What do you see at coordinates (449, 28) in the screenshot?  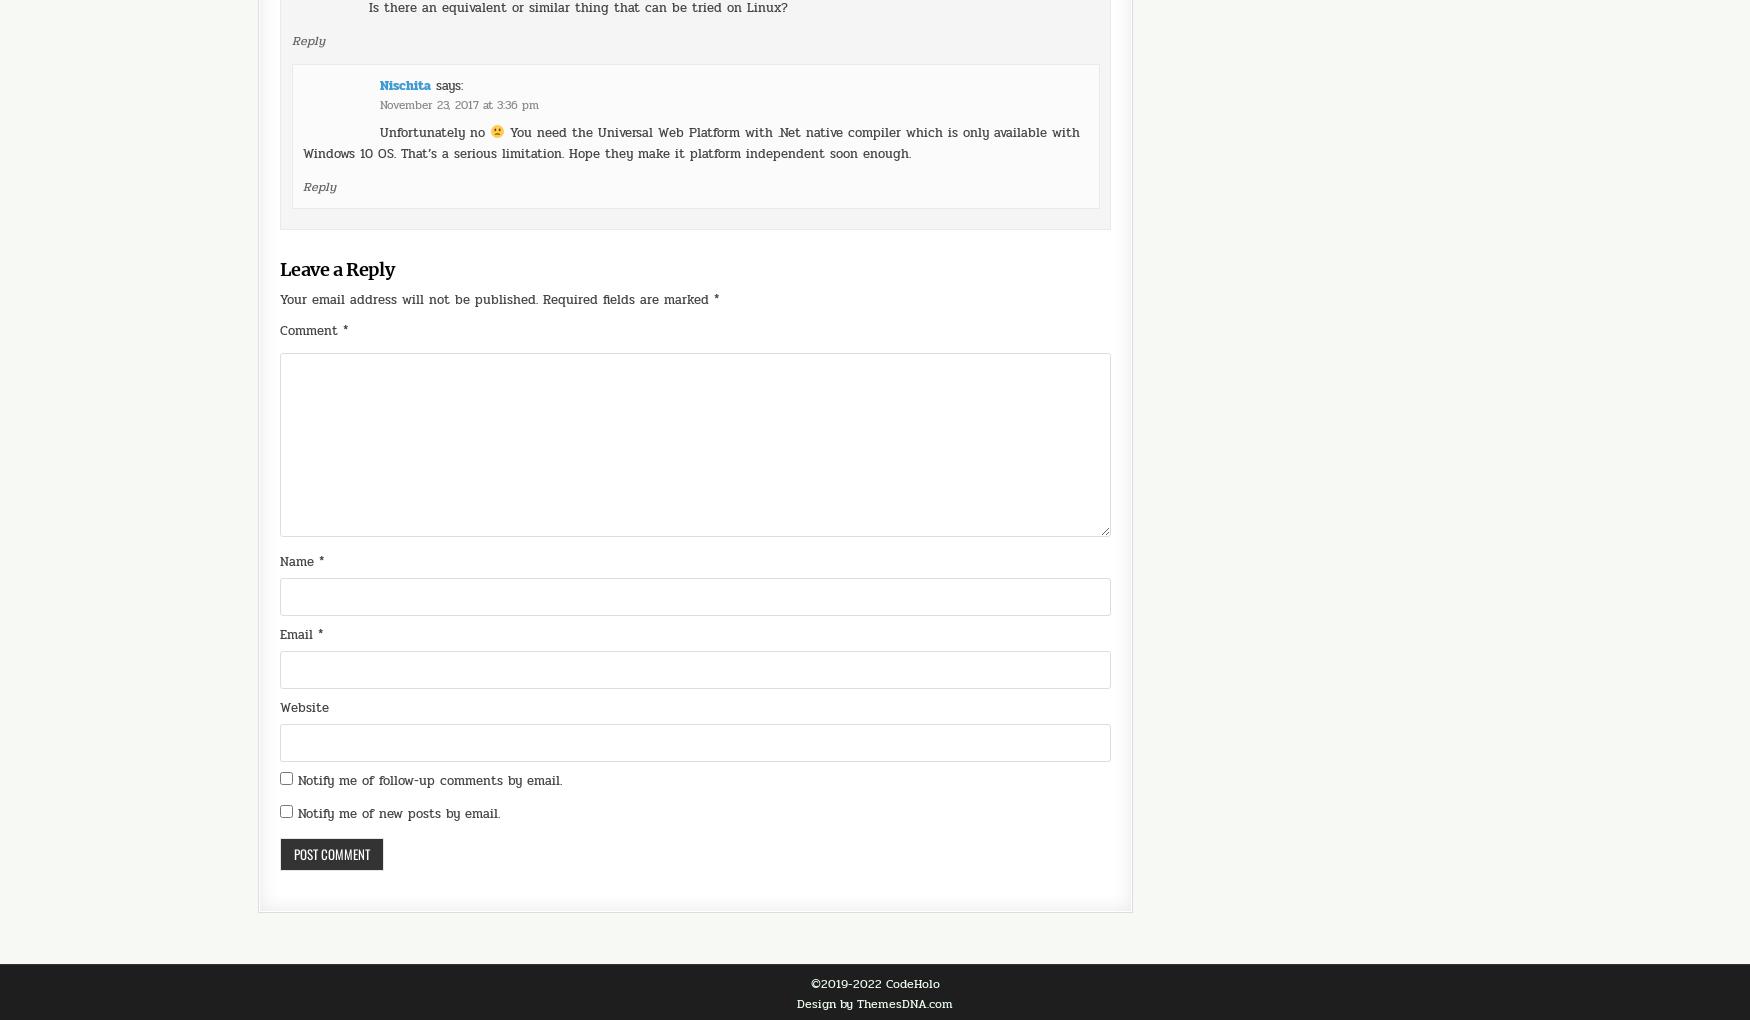 I see `'says:'` at bounding box center [449, 28].